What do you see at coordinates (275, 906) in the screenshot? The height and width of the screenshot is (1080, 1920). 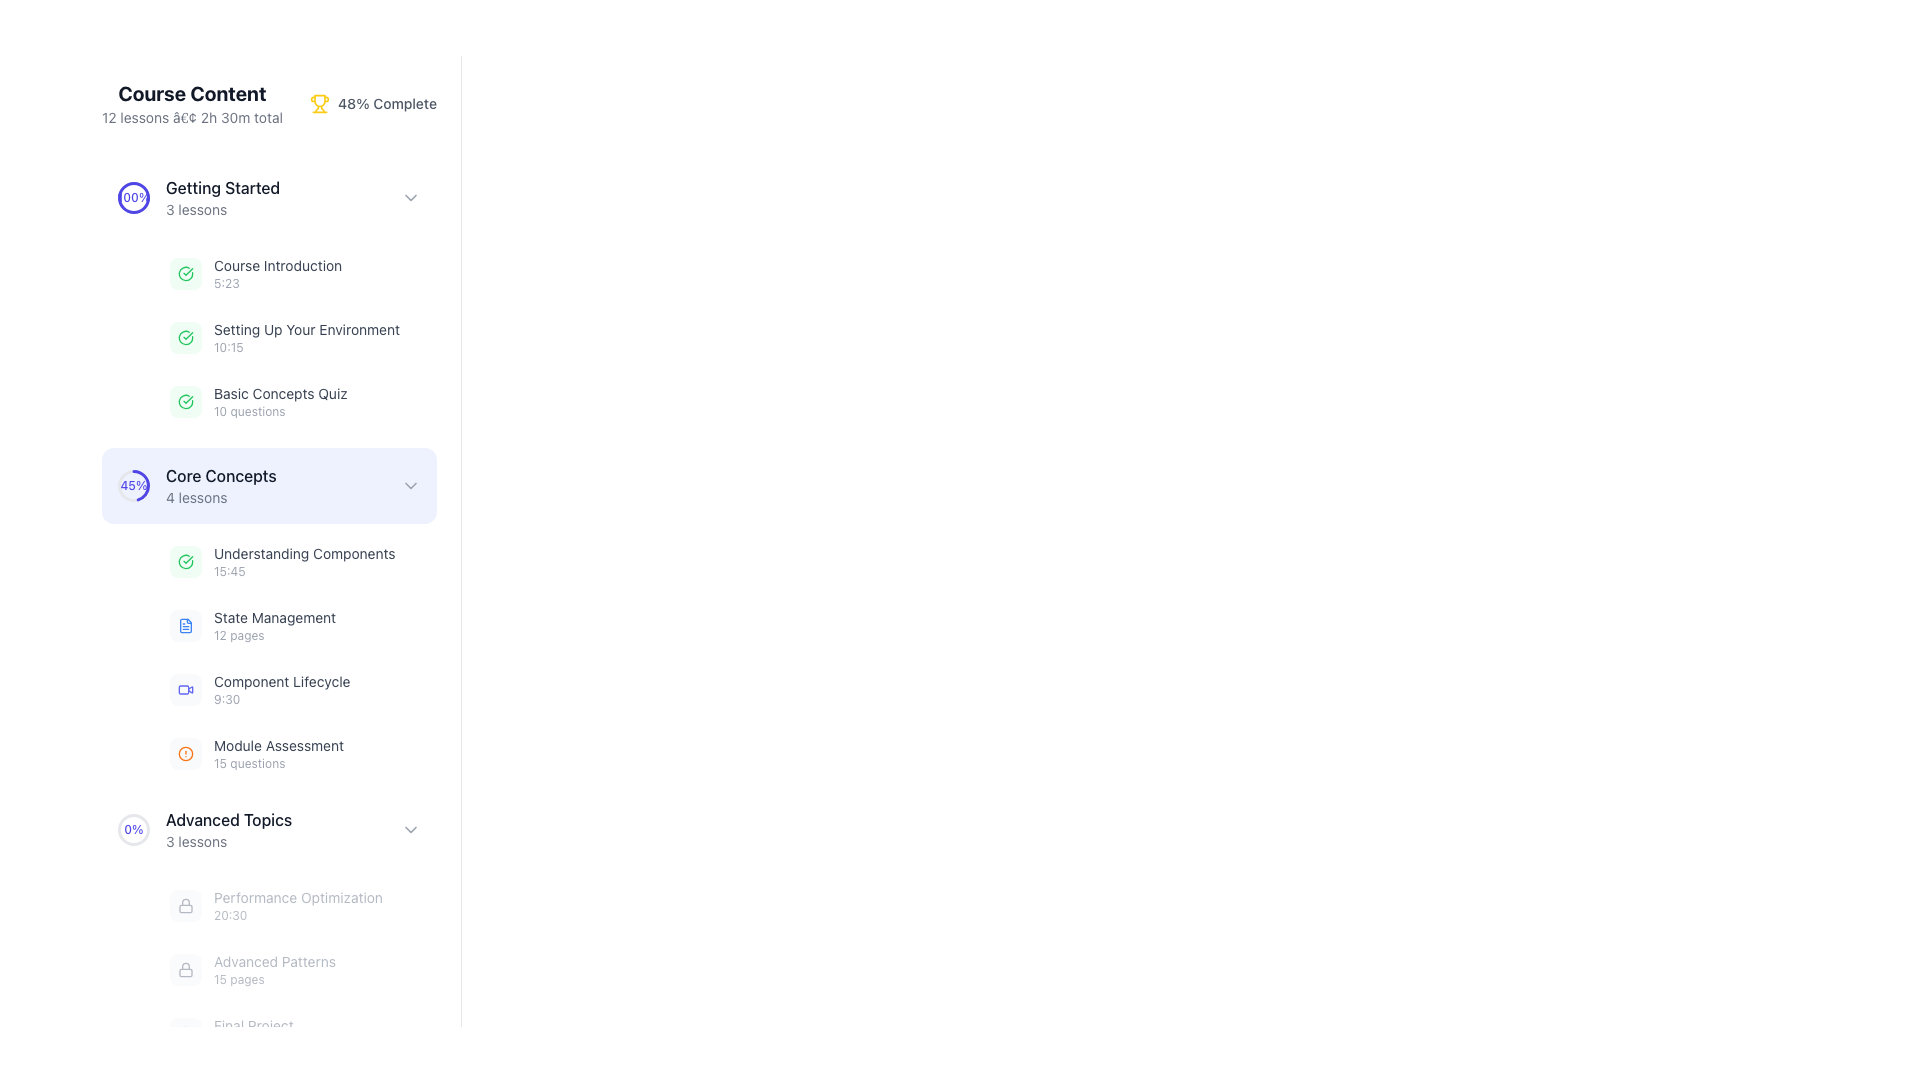 I see `the list item containing a lock icon and the text 'Performance Optimization' located in the 'Advanced Topics' section` at bounding box center [275, 906].